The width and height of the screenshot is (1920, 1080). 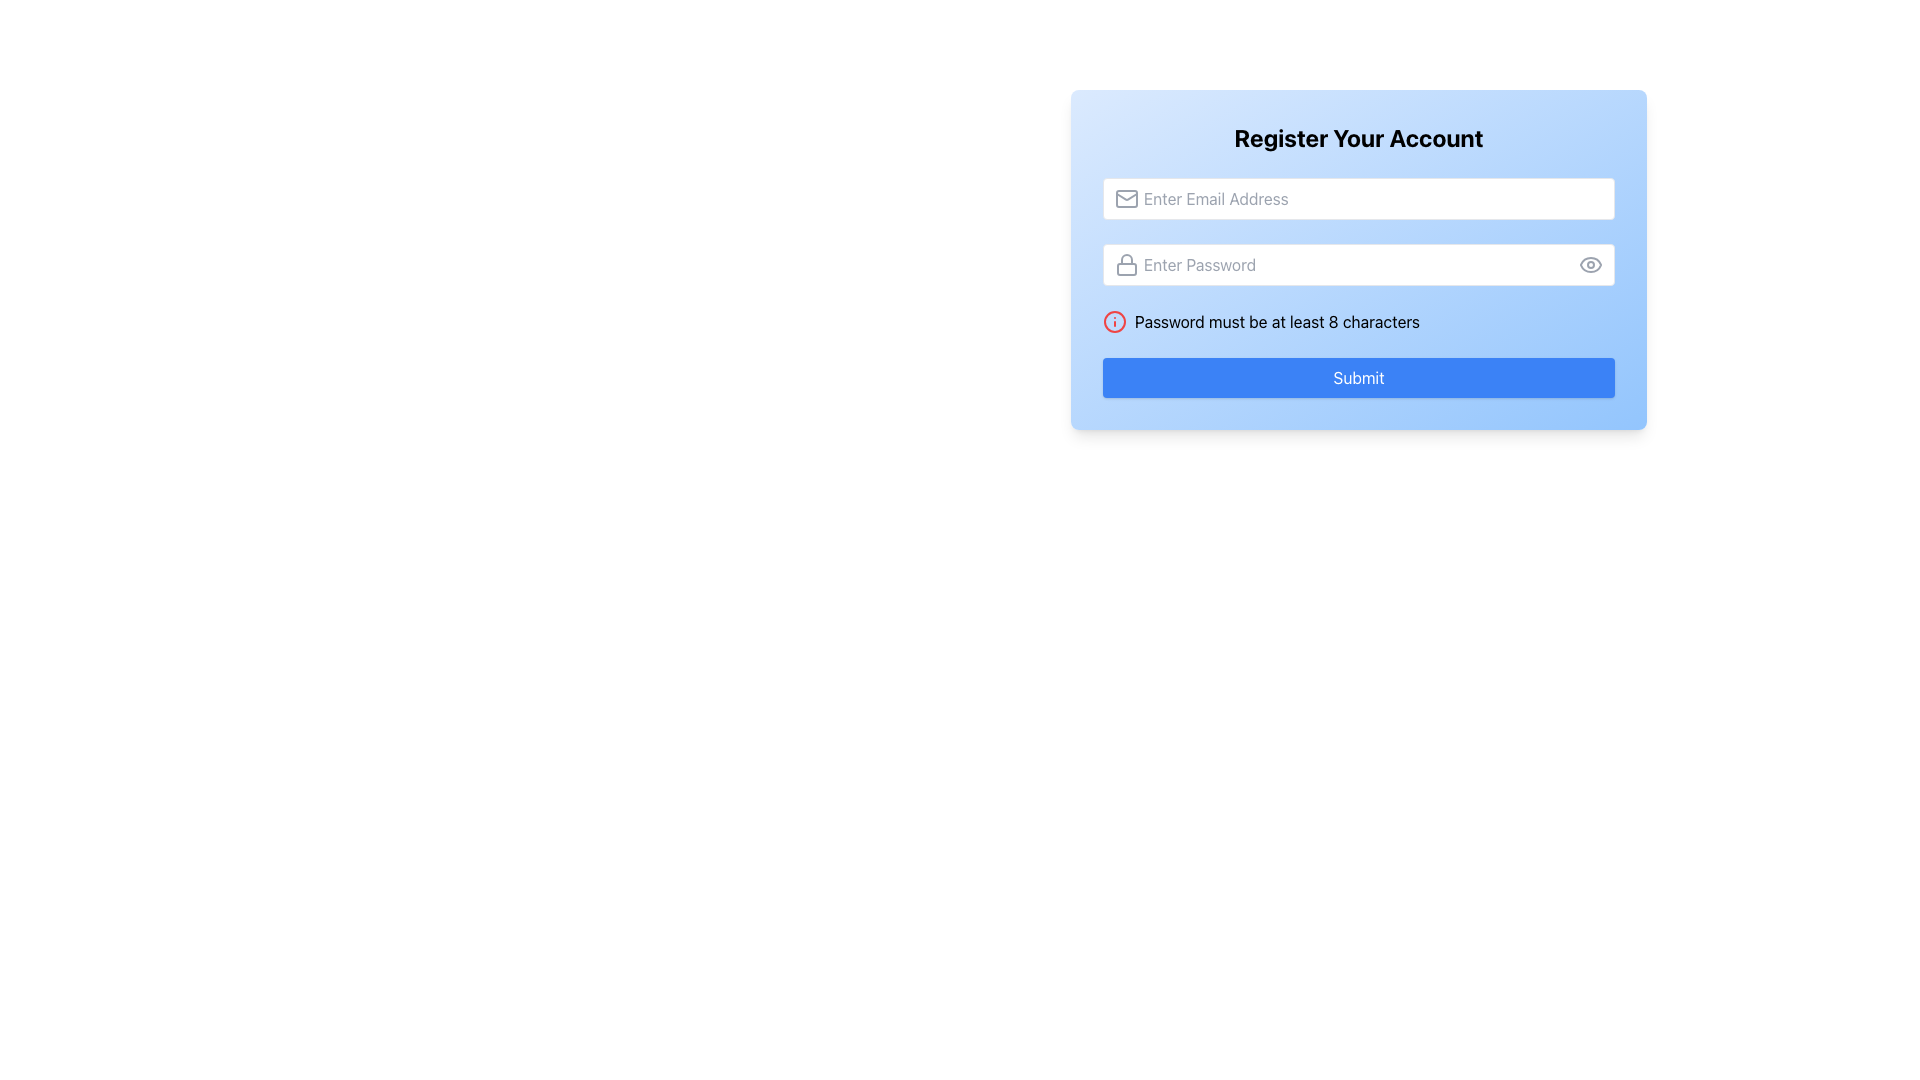 I want to click on the text label that provides guidance on minimum password requirements for account registration, located below the 'Enter Password' input field, so click(x=1276, y=320).